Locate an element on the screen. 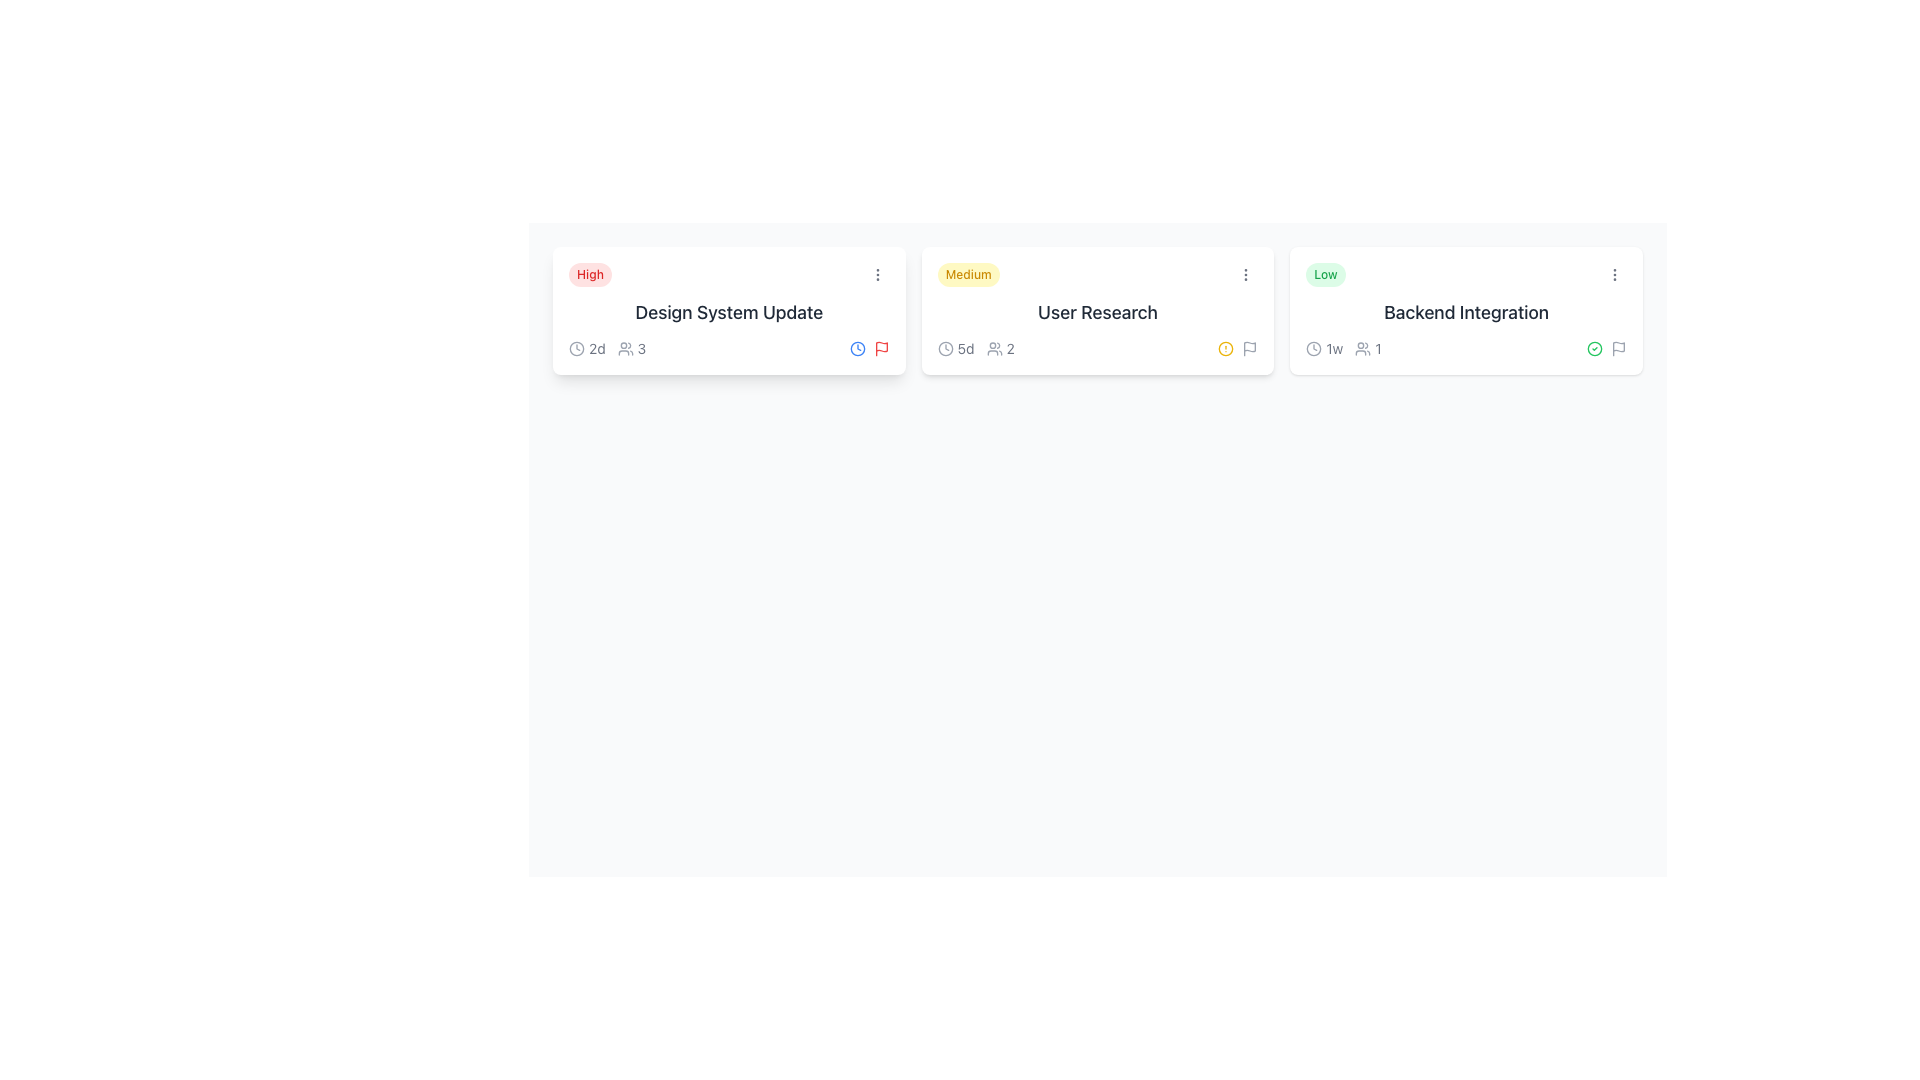 This screenshot has width=1920, height=1080. the vertical ellipsis icon button located at the top-right corner of the 'Backend Integration' card is located at coordinates (1614, 274).